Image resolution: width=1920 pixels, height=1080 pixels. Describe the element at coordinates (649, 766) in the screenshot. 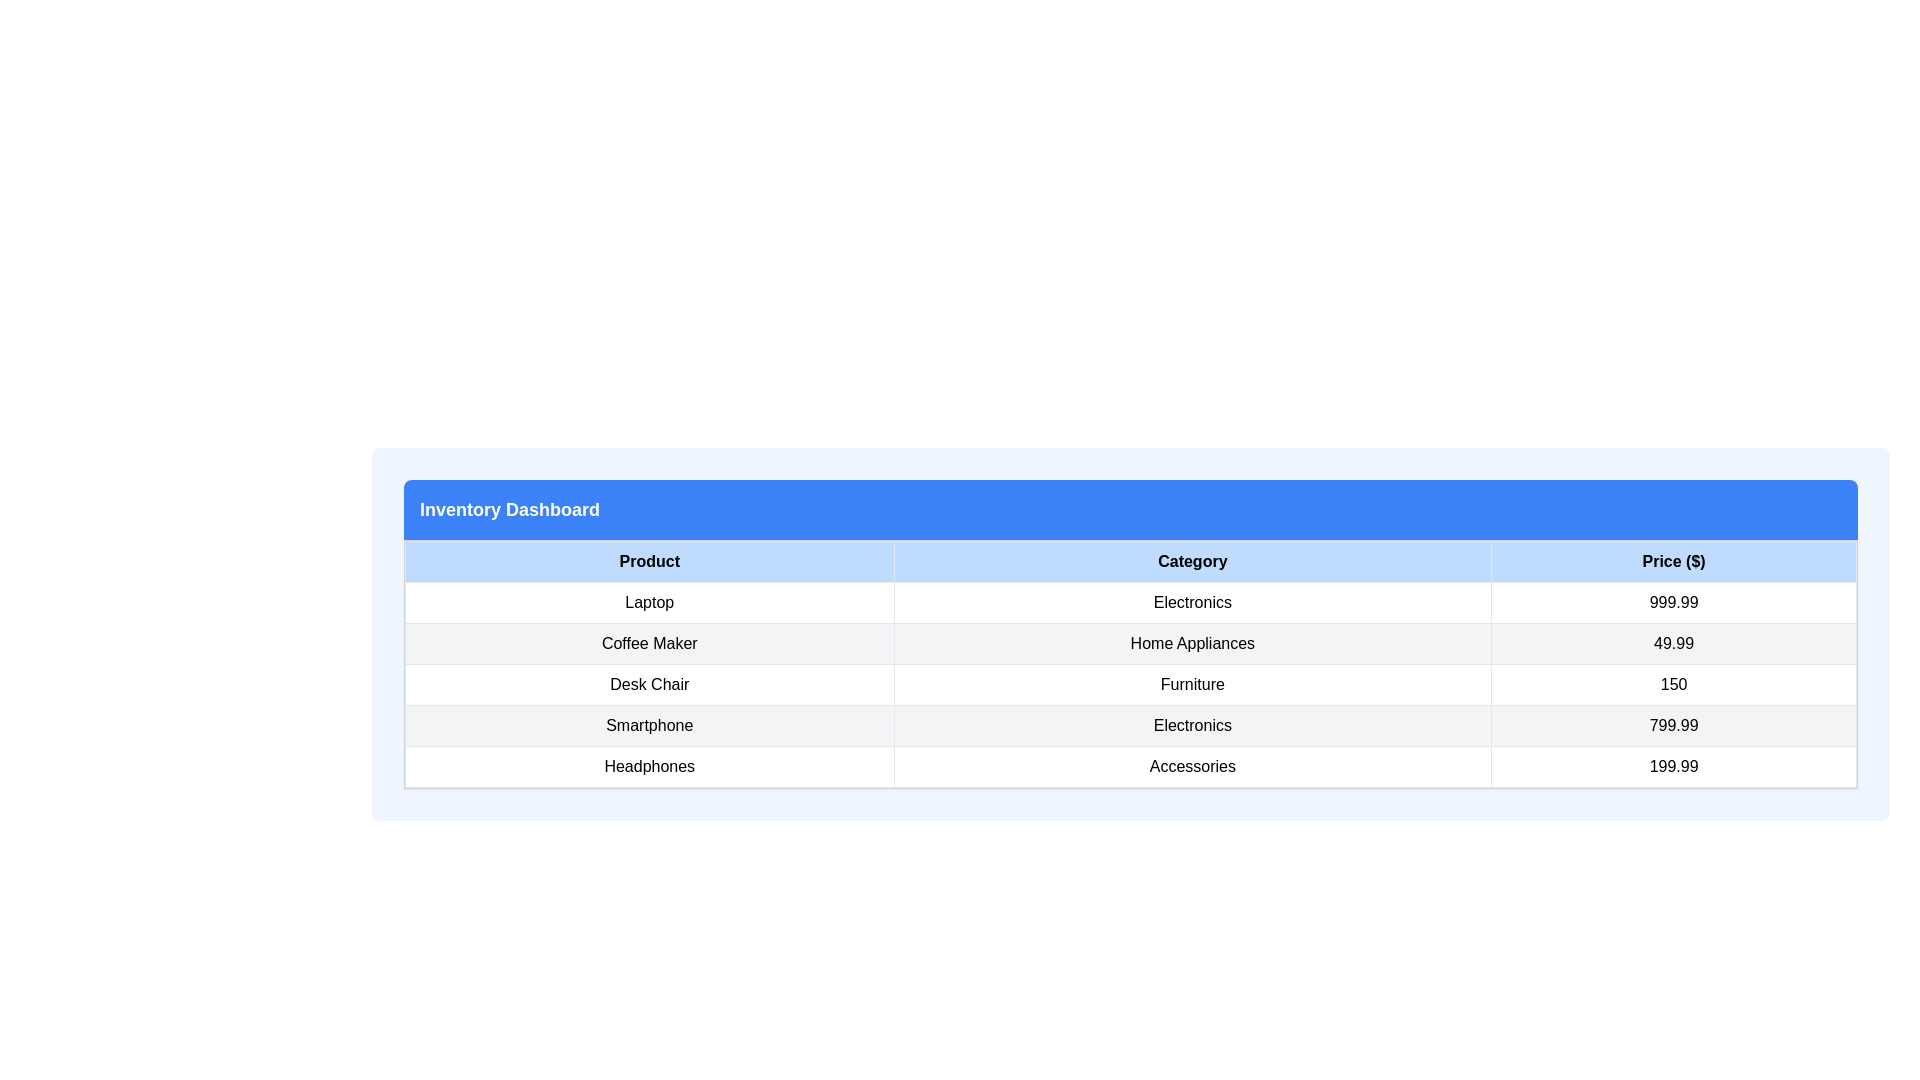

I see `the Text label indicating the product's name in the 'Product' column of the 'Inventory Dashboard' table, located in the last row` at that location.